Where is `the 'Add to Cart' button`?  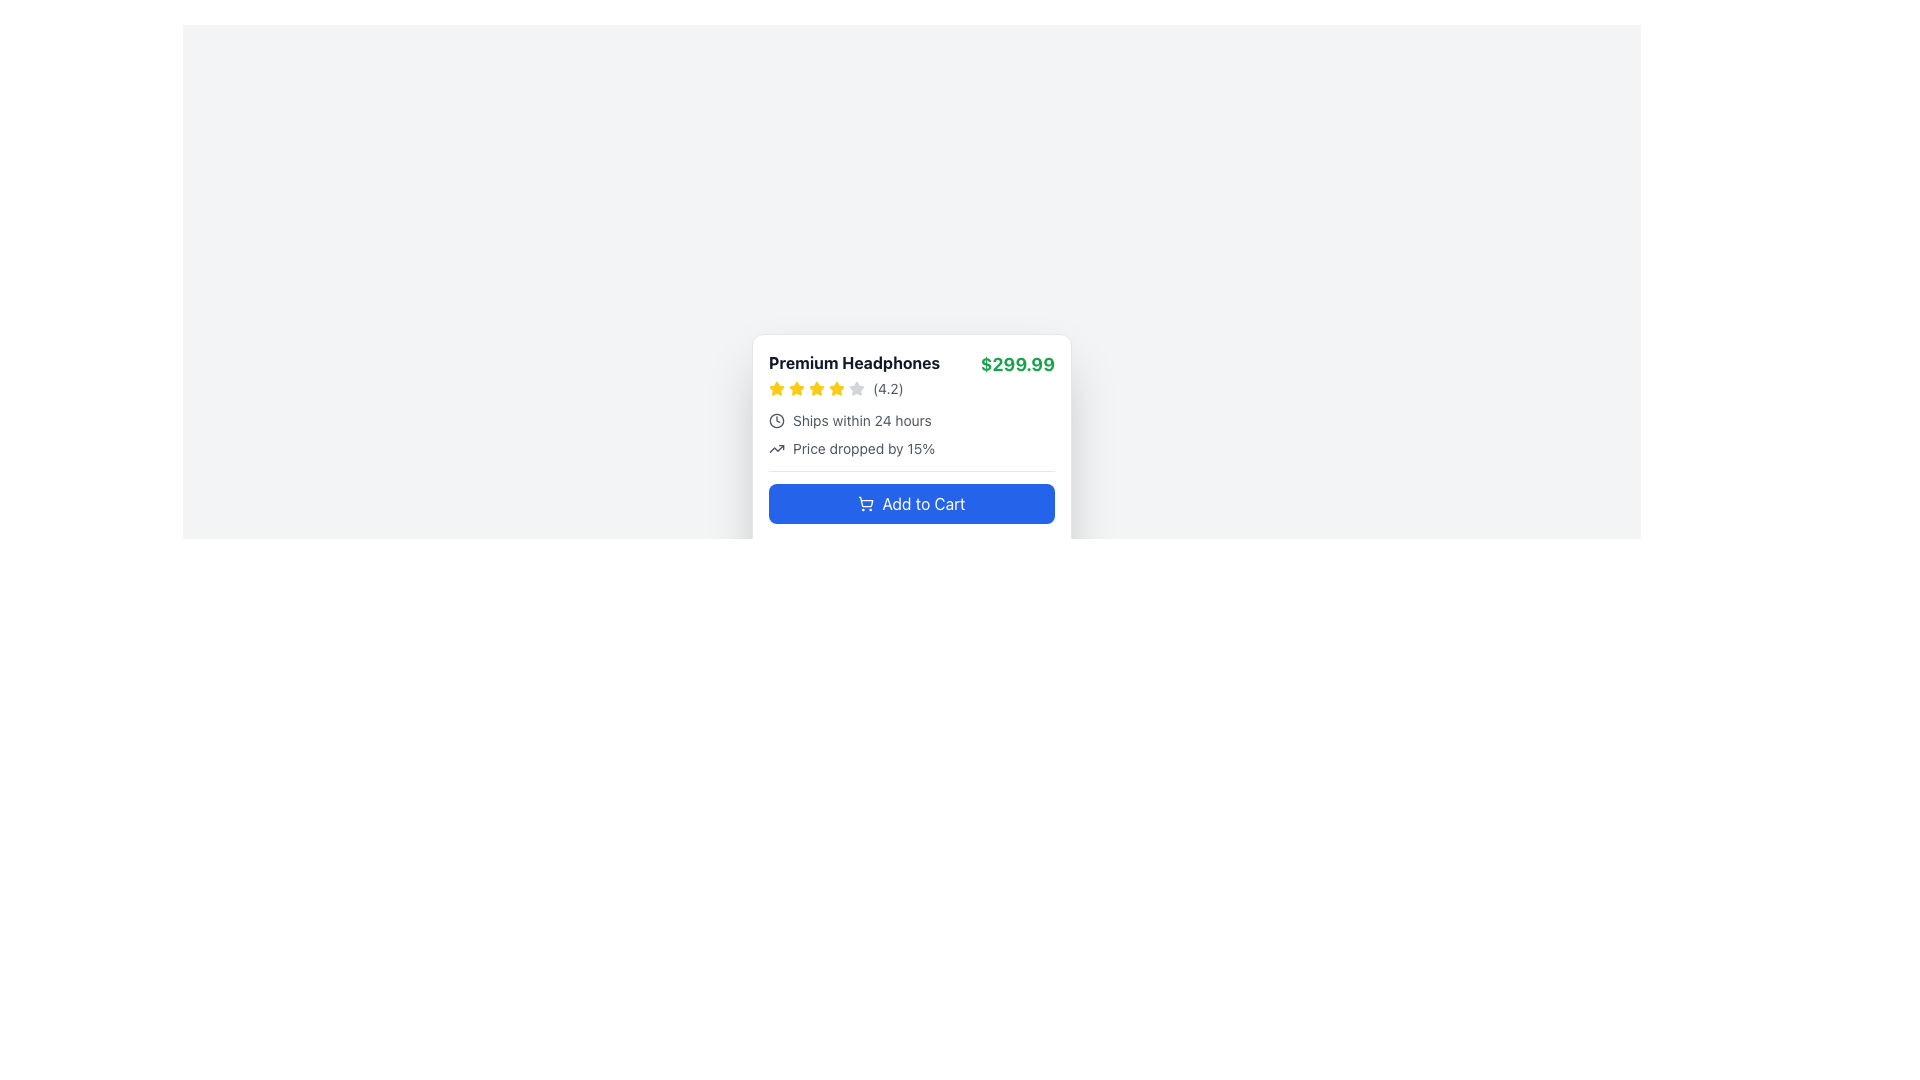
the 'Add to Cart' button is located at coordinates (911, 503).